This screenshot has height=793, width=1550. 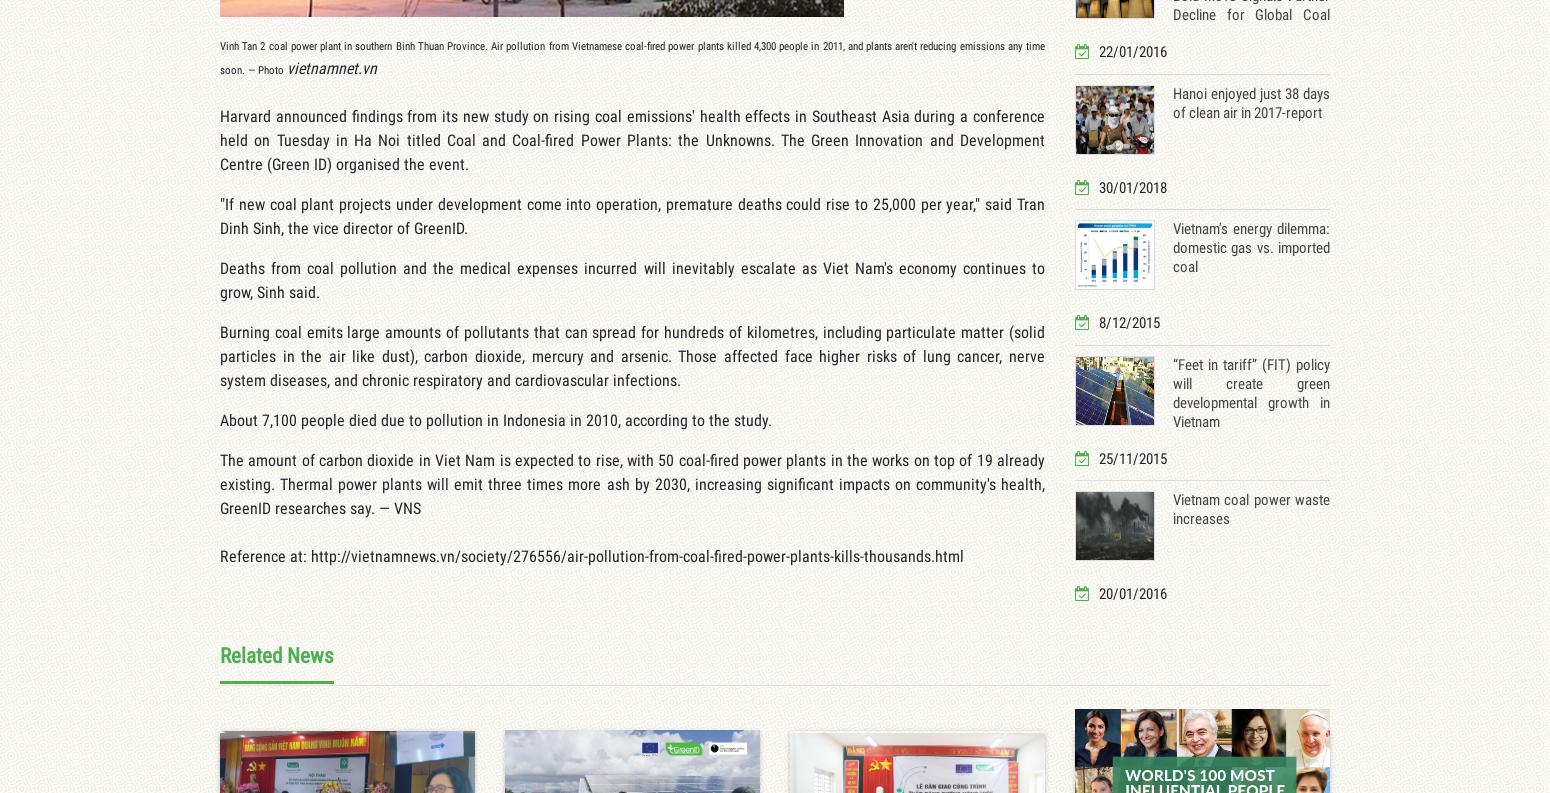 What do you see at coordinates (276, 654) in the screenshot?
I see `'Related News'` at bounding box center [276, 654].